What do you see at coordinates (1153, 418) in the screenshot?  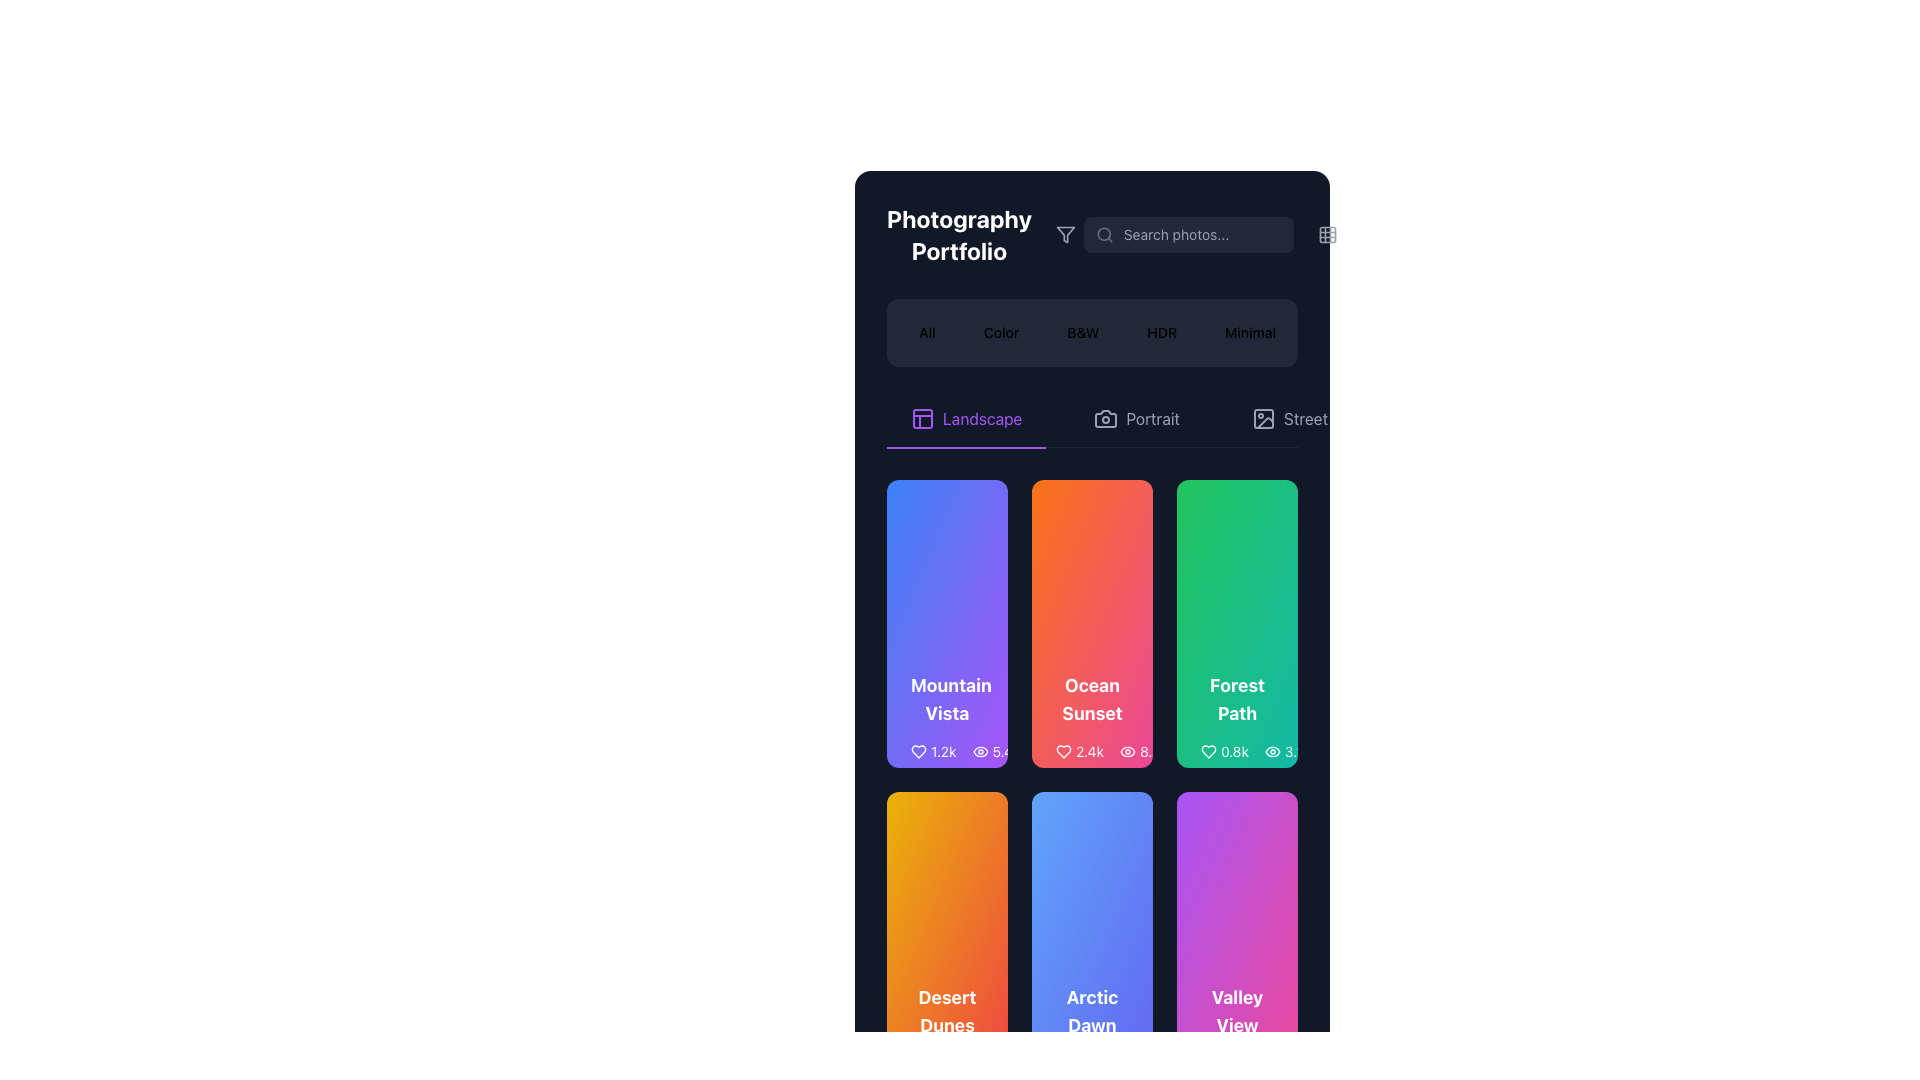 I see `the 'Portrait' text label in the navigation menu` at bounding box center [1153, 418].